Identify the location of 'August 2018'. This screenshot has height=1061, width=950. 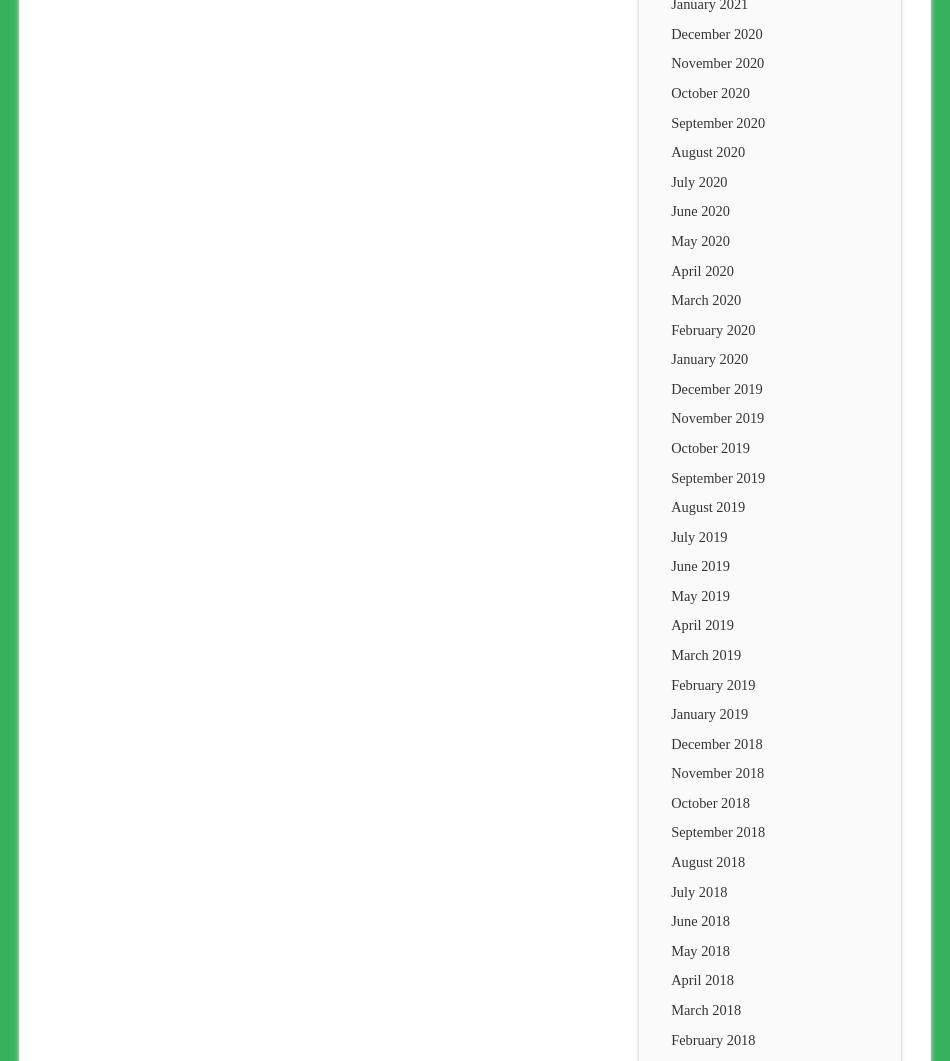
(708, 861).